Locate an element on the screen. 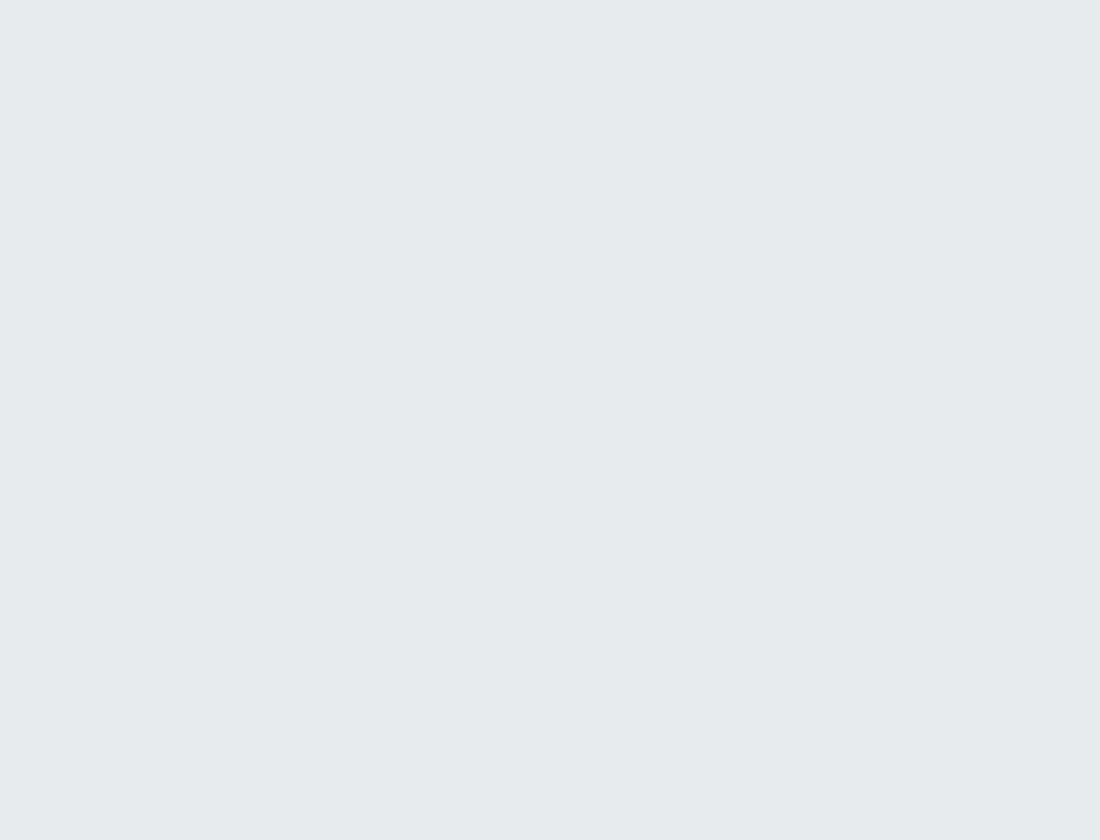  'Isn't it a less easier way of doing it, or is it doing more than just chmoding public_html to 755?' is located at coordinates (348, 387).